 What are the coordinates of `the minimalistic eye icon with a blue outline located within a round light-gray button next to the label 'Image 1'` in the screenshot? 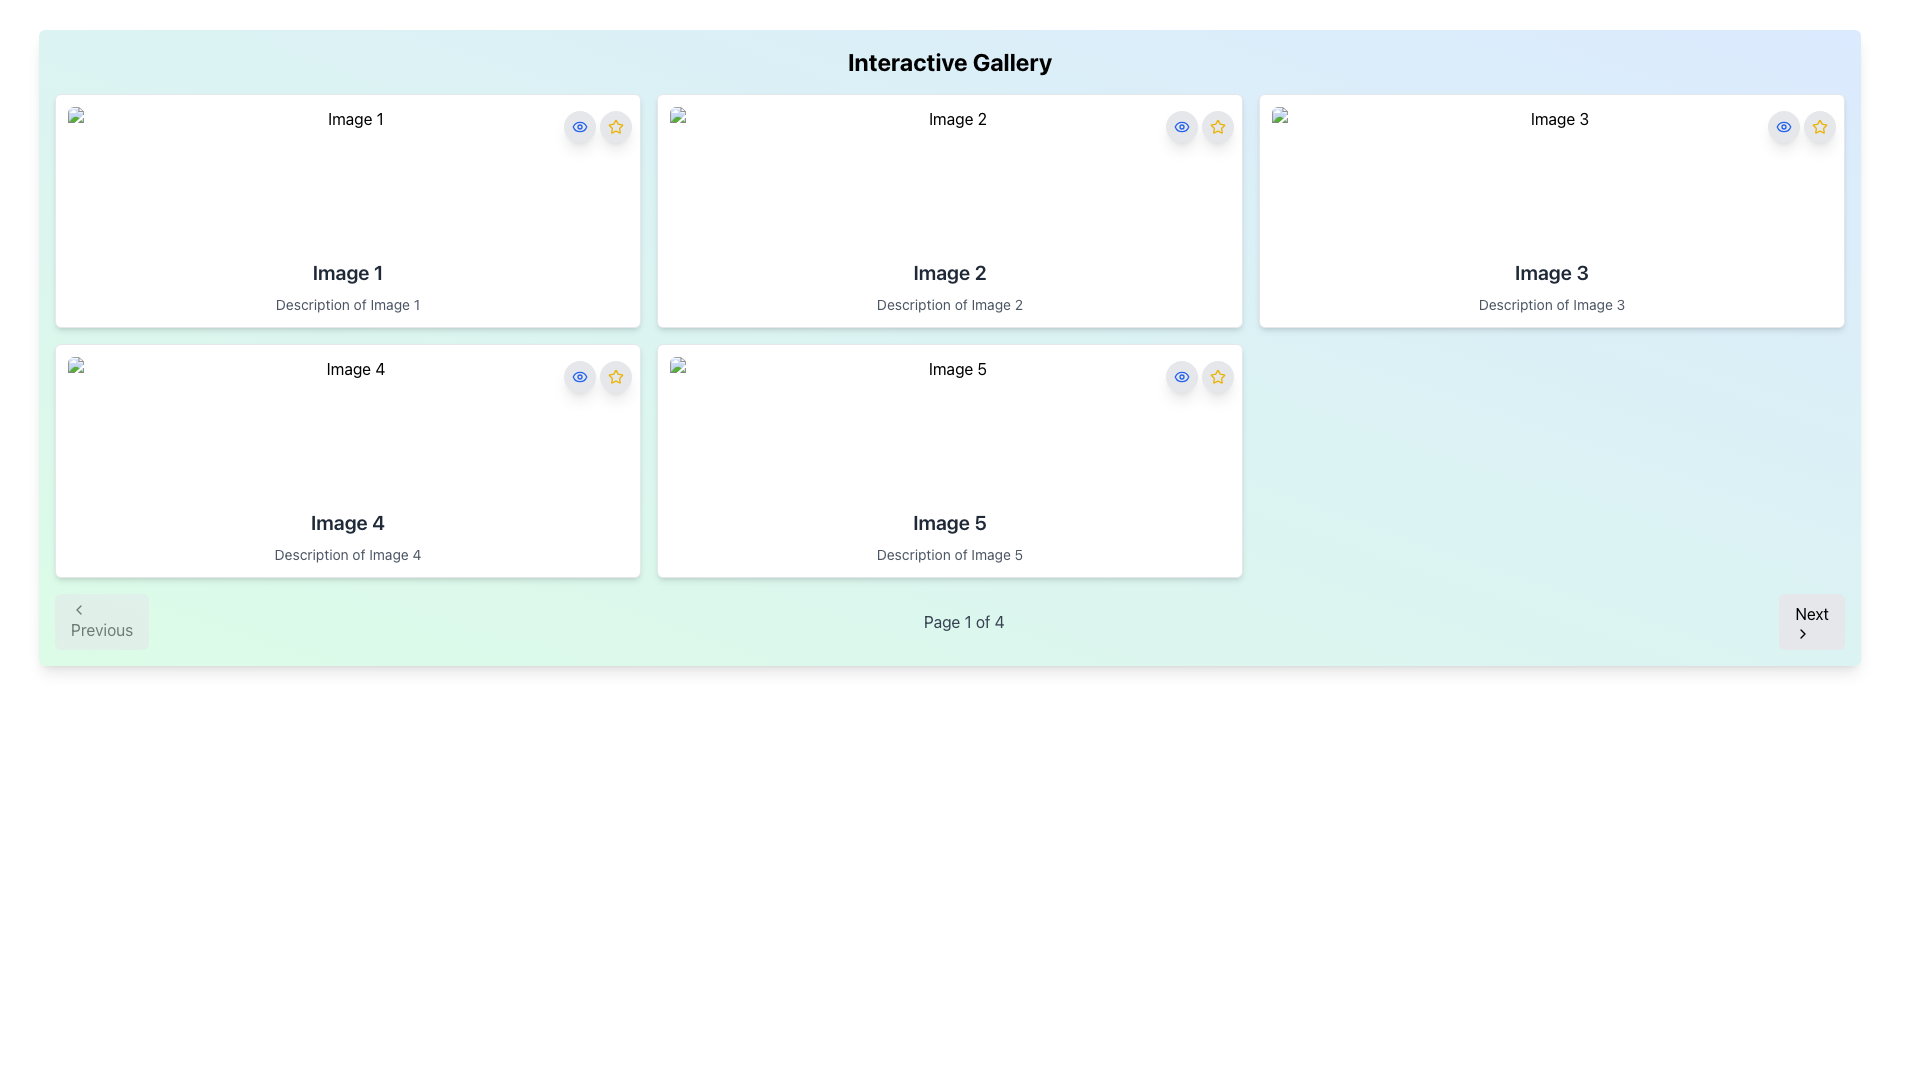 It's located at (579, 377).